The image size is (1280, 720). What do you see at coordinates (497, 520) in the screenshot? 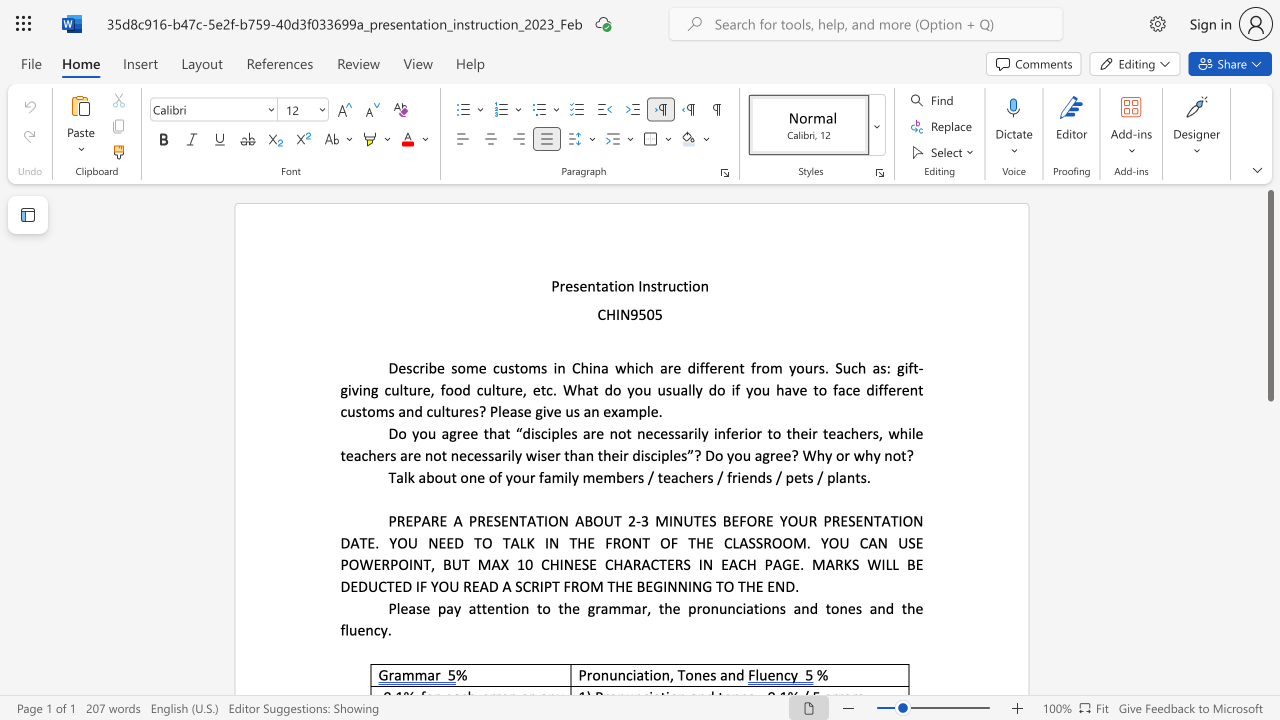
I see `the 1th character "S" in the text` at bounding box center [497, 520].